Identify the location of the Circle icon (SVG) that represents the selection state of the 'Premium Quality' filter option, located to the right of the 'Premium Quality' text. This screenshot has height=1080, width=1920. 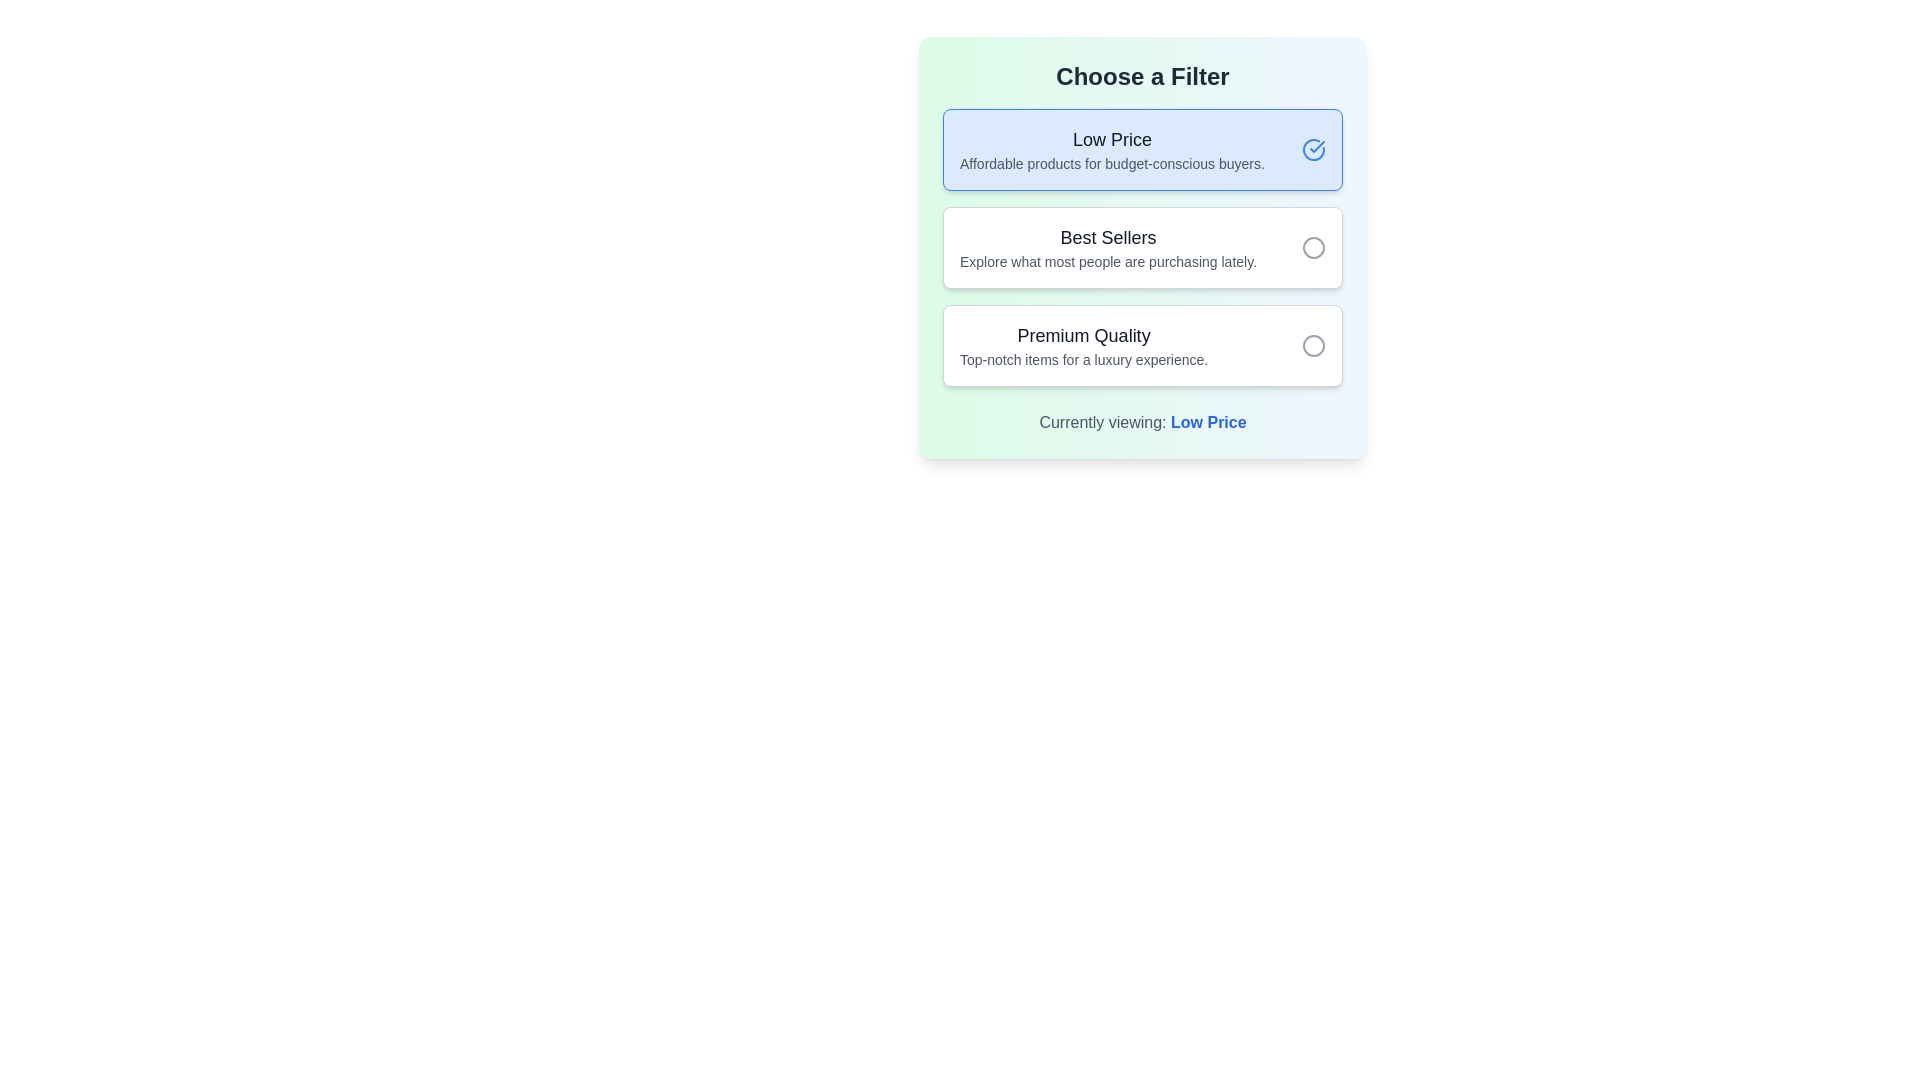
(1314, 345).